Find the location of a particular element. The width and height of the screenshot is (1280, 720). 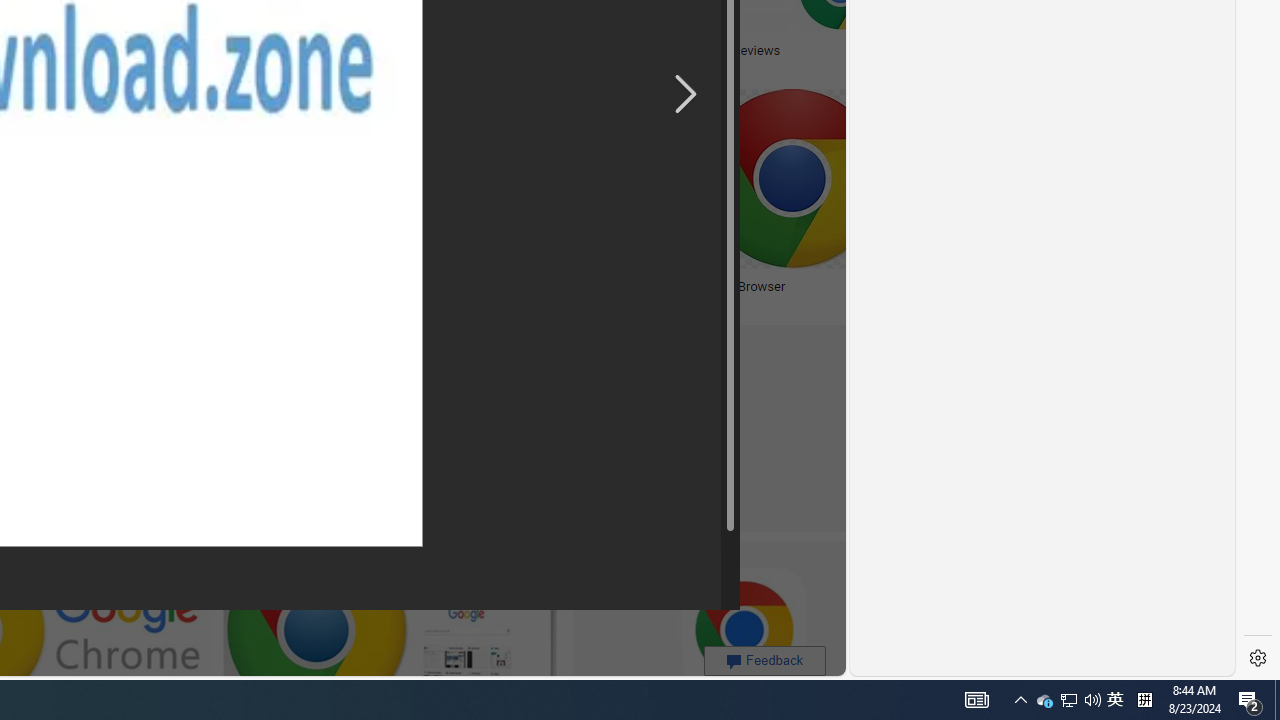

'Chrome Browser' is located at coordinates (837, 286).